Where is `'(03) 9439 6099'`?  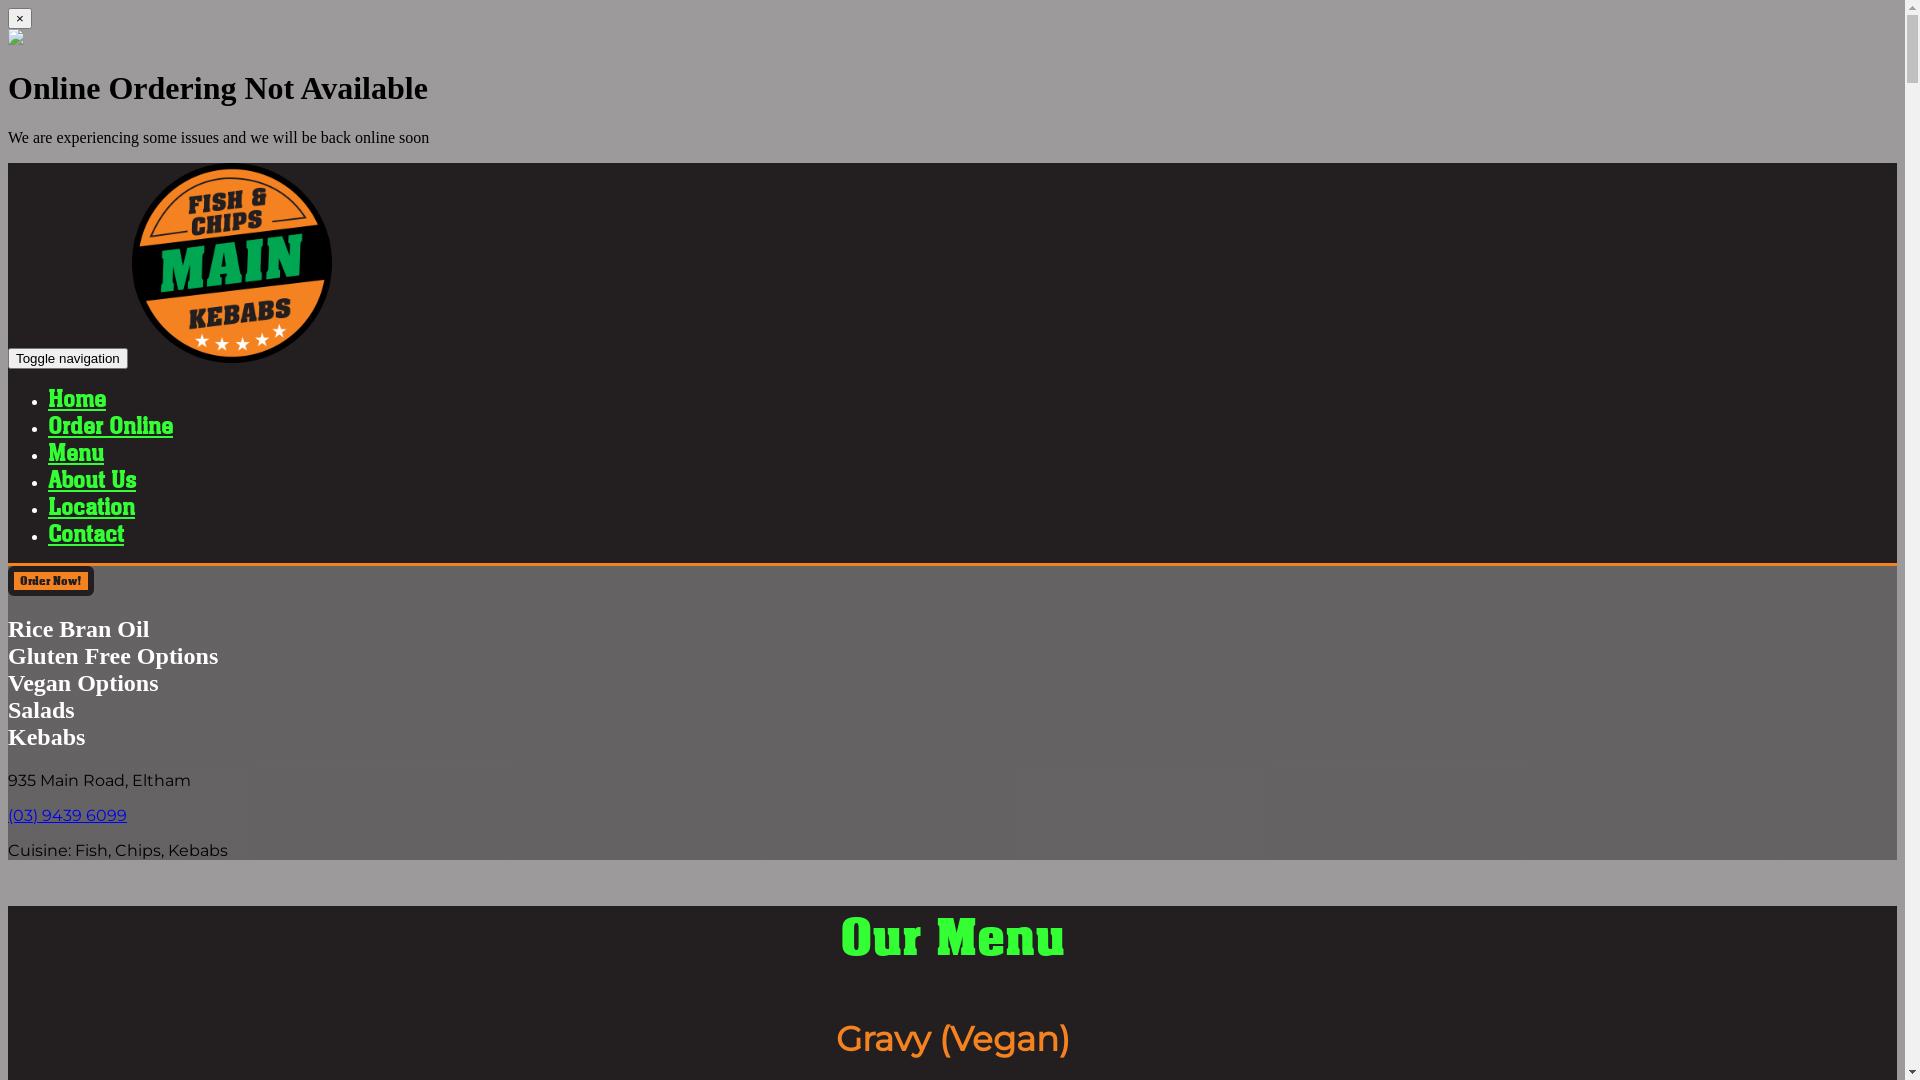 '(03) 9439 6099' is located at coordinates (67, 815).